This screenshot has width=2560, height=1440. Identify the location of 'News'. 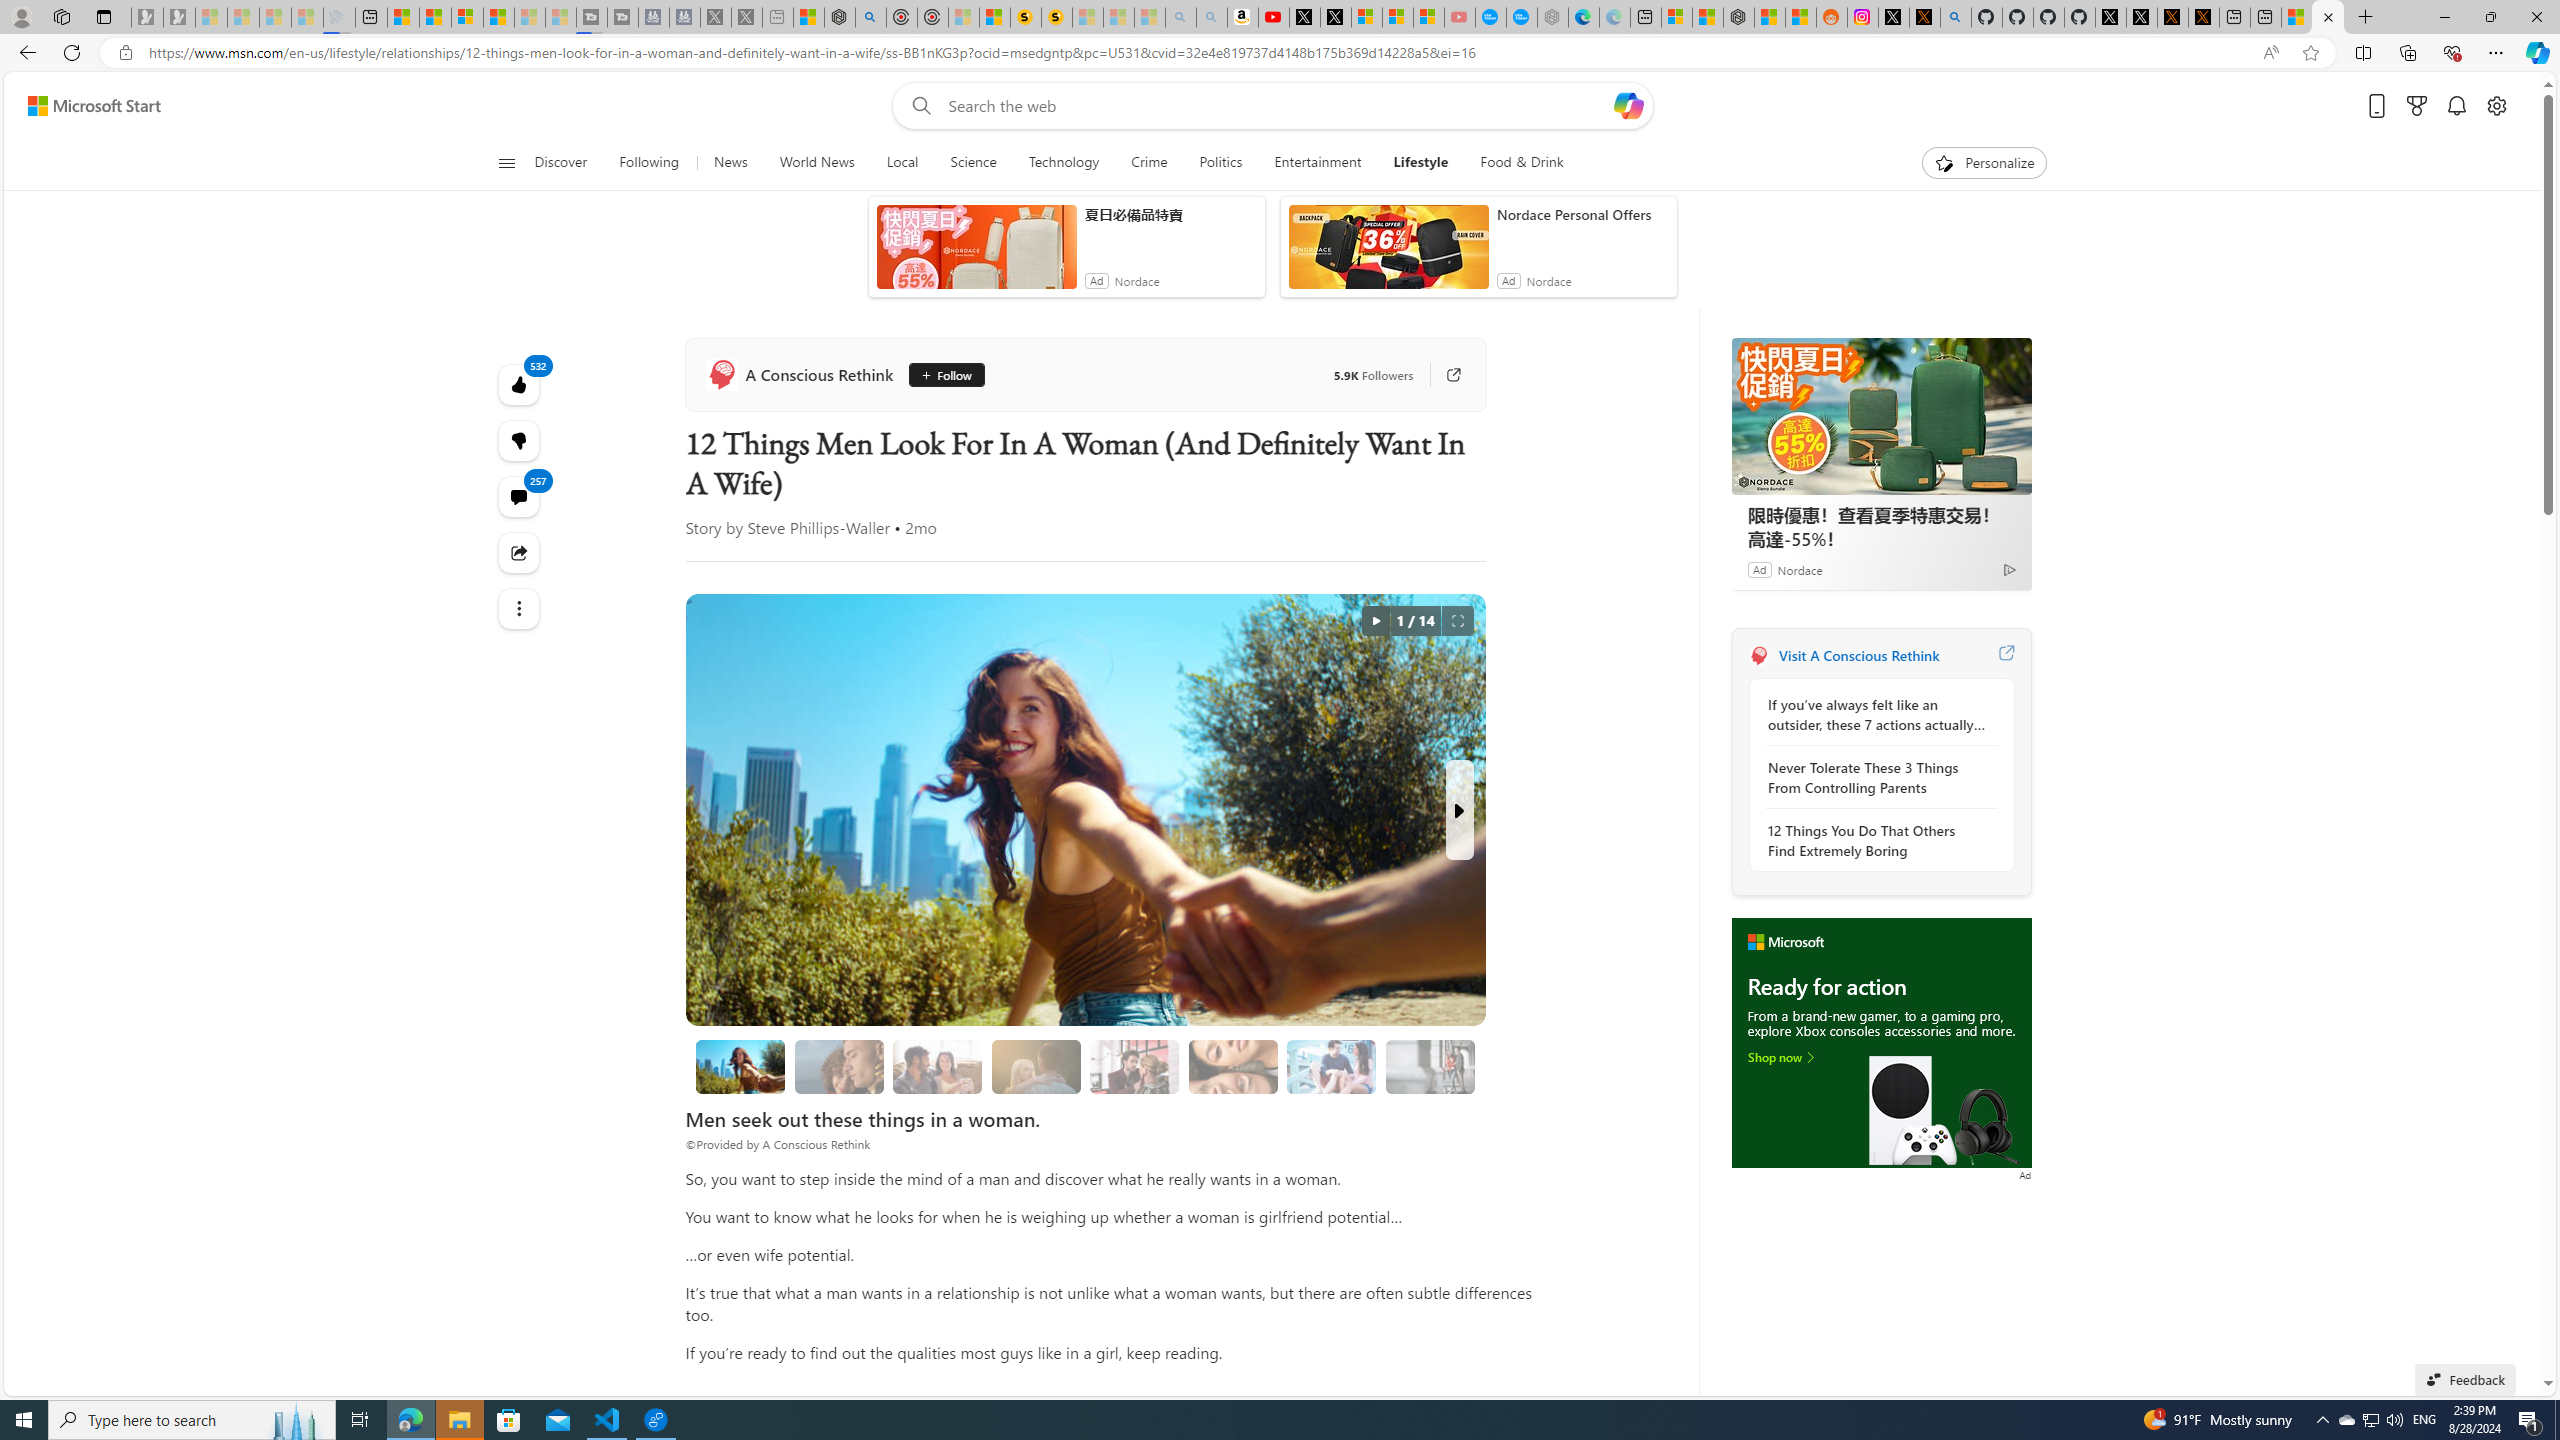
(729, 162).